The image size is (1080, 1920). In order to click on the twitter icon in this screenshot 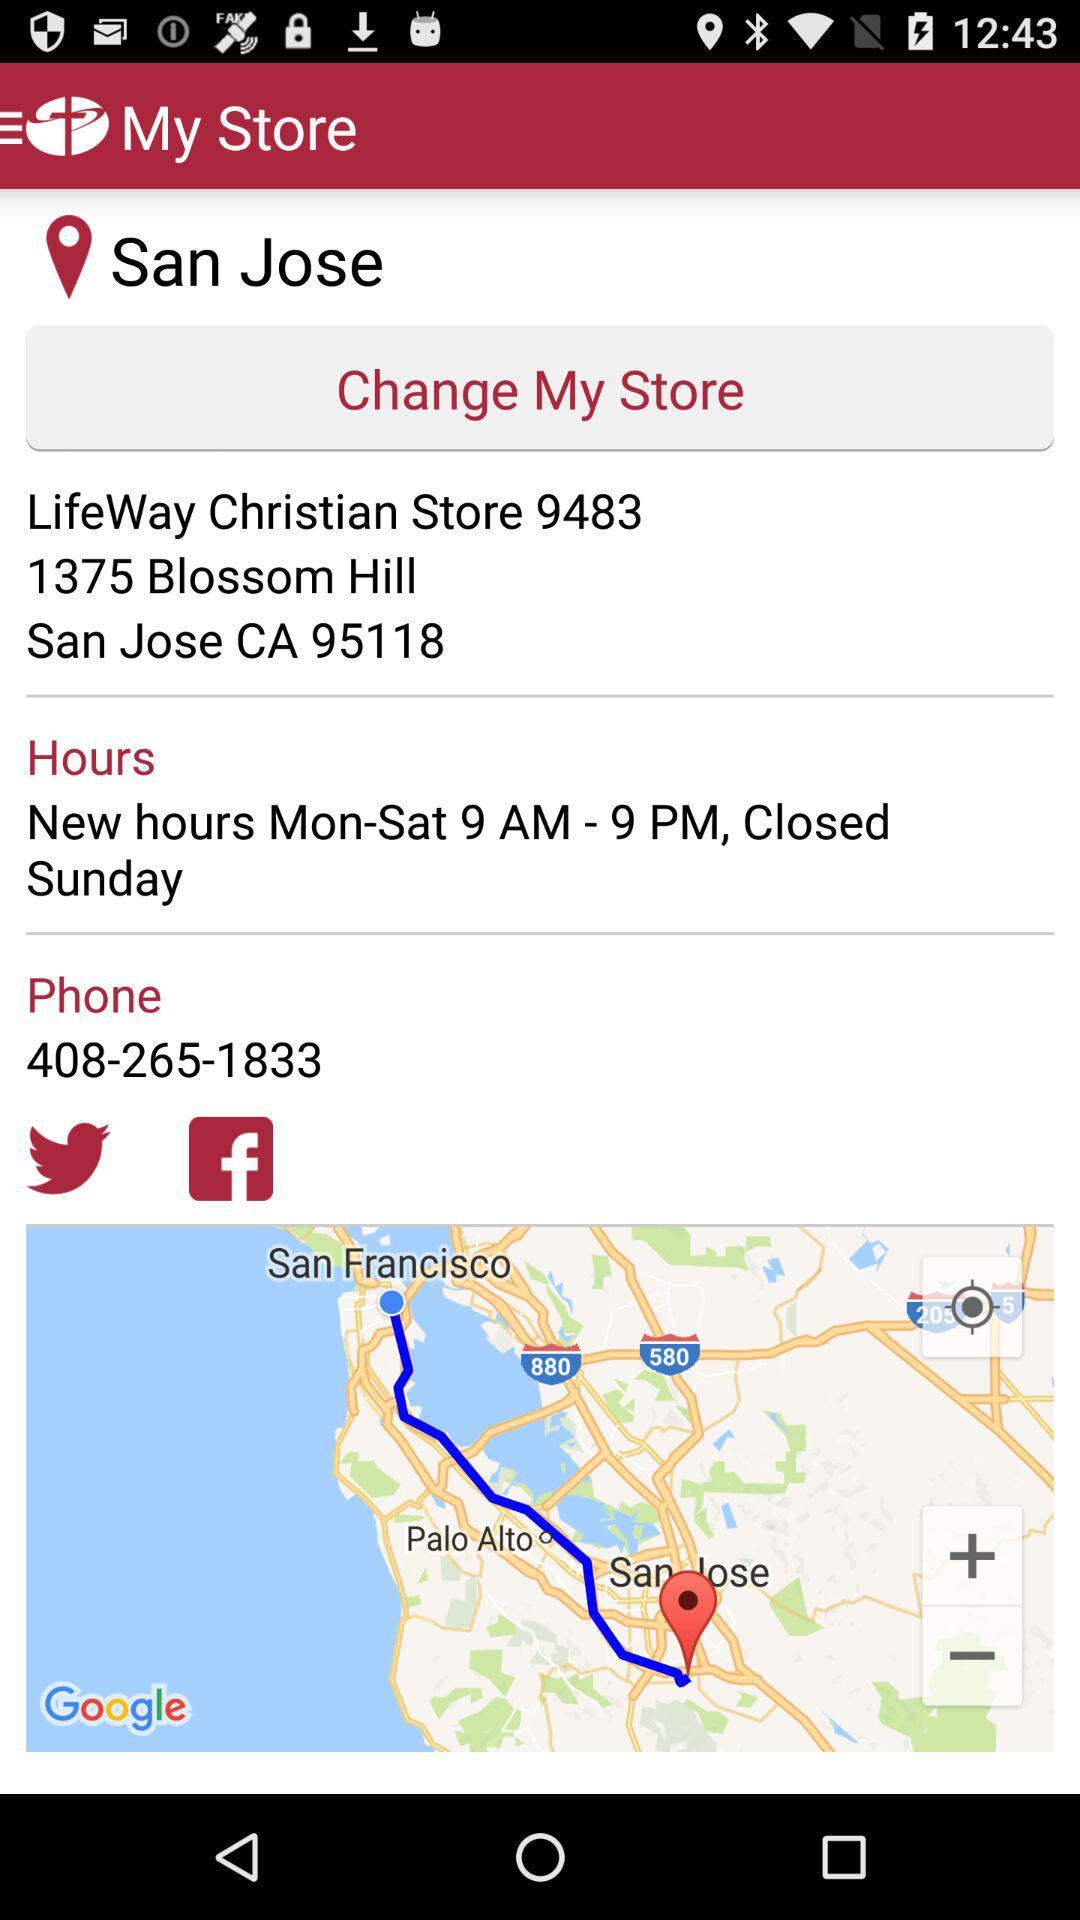, I will do `click(67, 1239)`.